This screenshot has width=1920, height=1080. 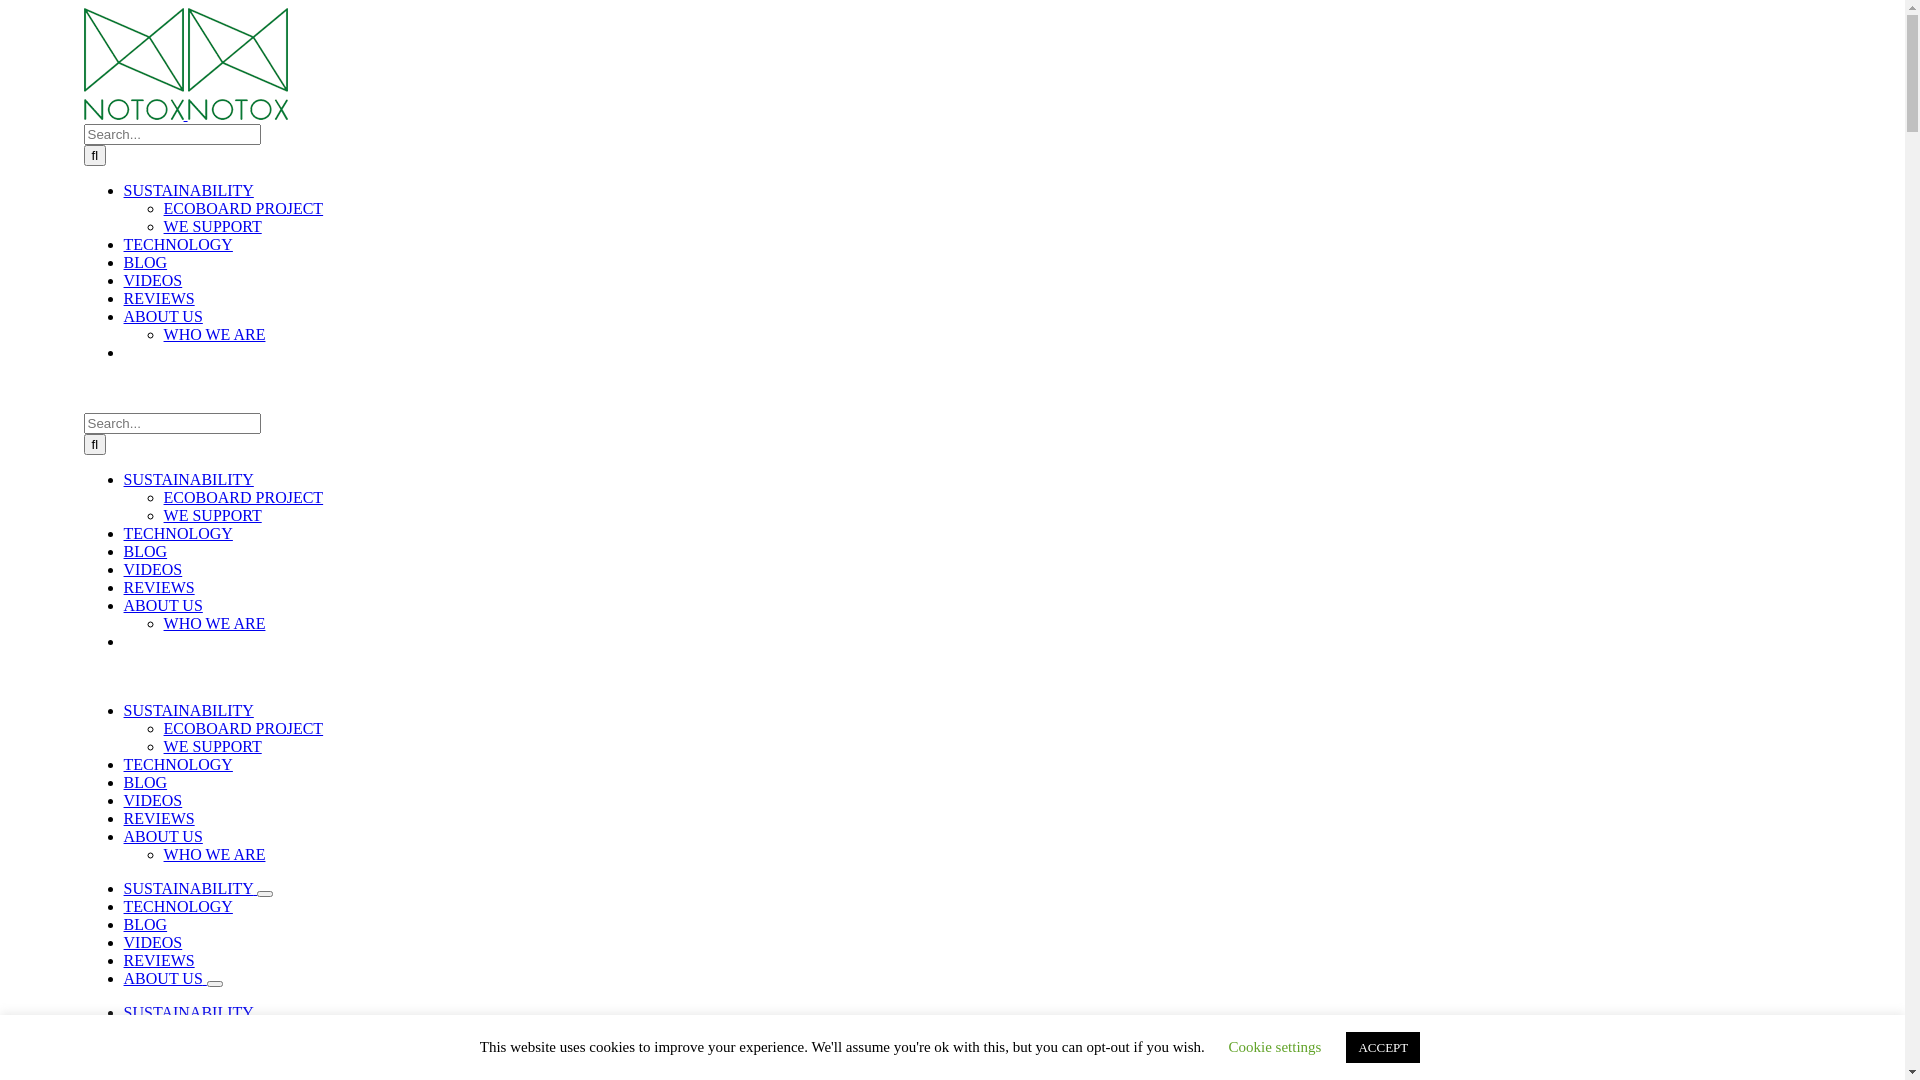 I want to click on 'ACCEPT', so click(x=1381, y=1046).